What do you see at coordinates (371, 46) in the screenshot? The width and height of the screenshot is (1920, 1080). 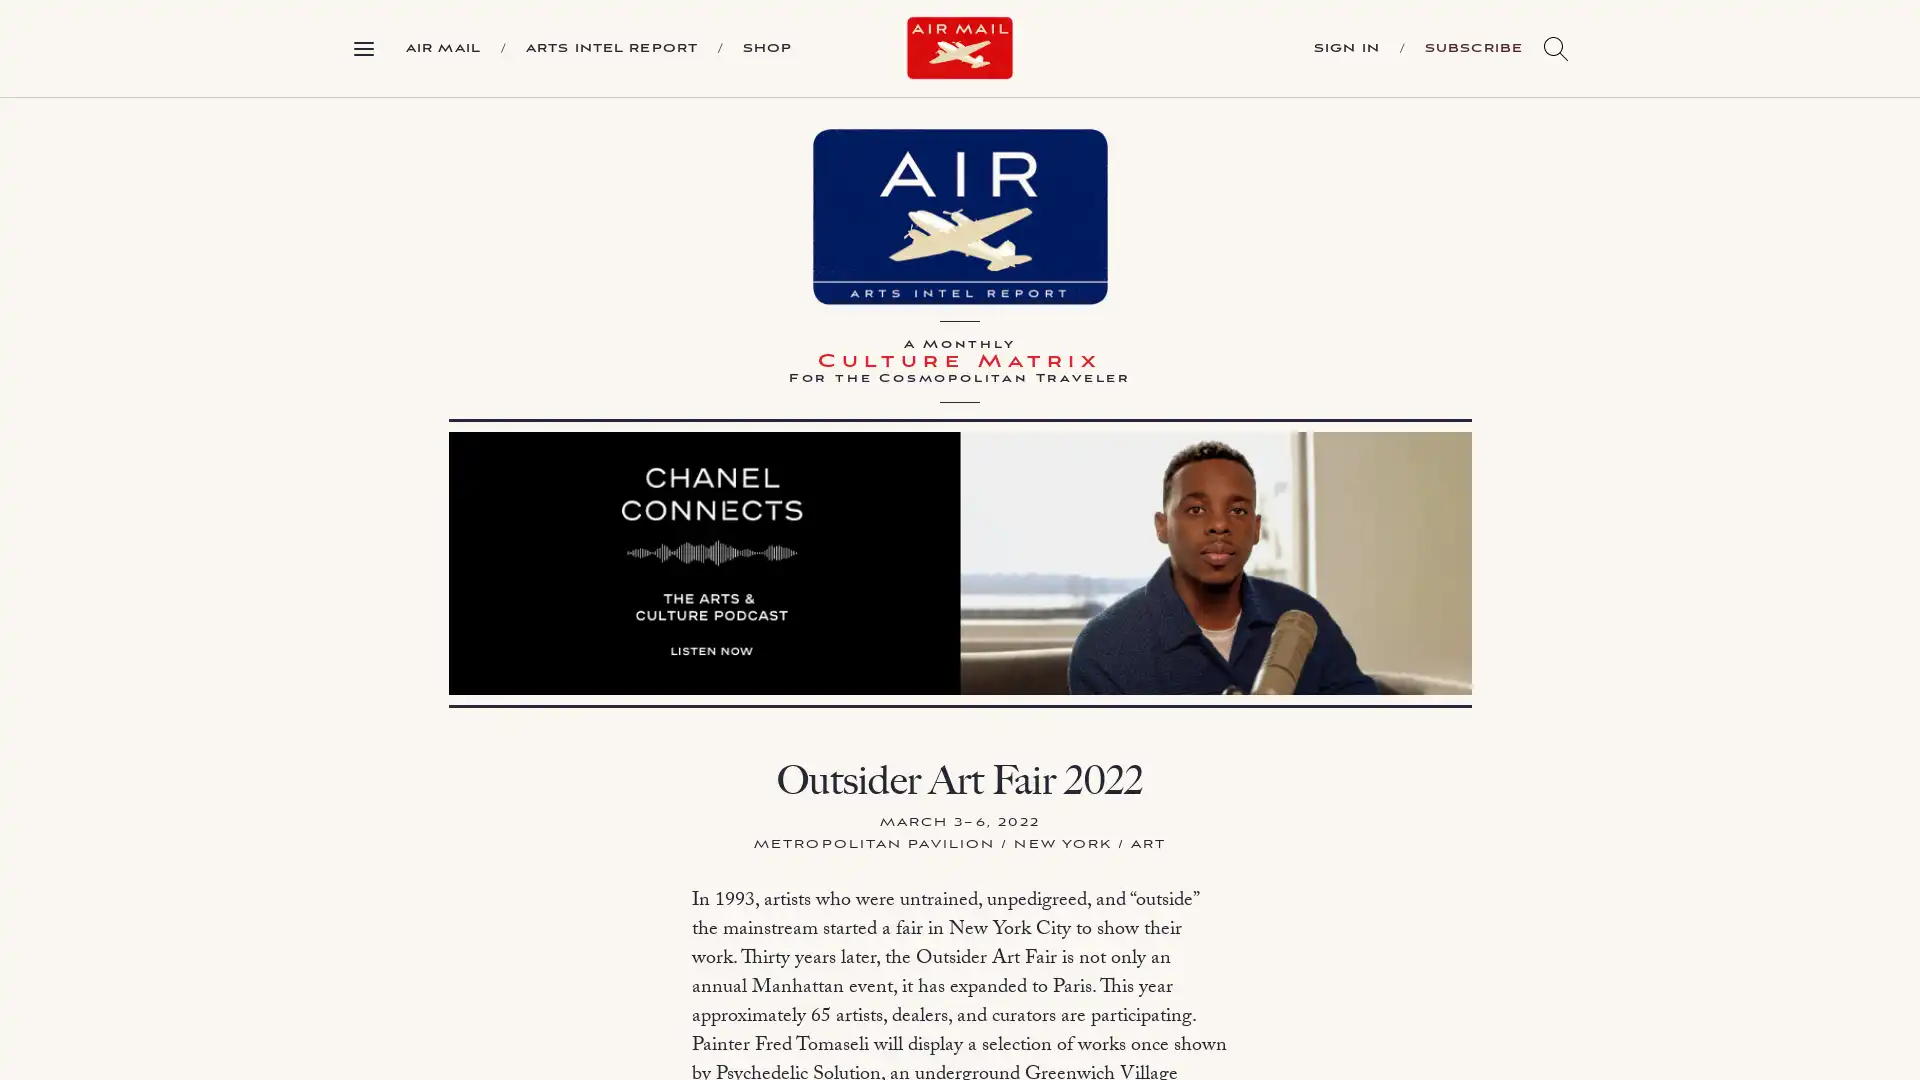 I see `Menu` at bounding box center [371, 46].